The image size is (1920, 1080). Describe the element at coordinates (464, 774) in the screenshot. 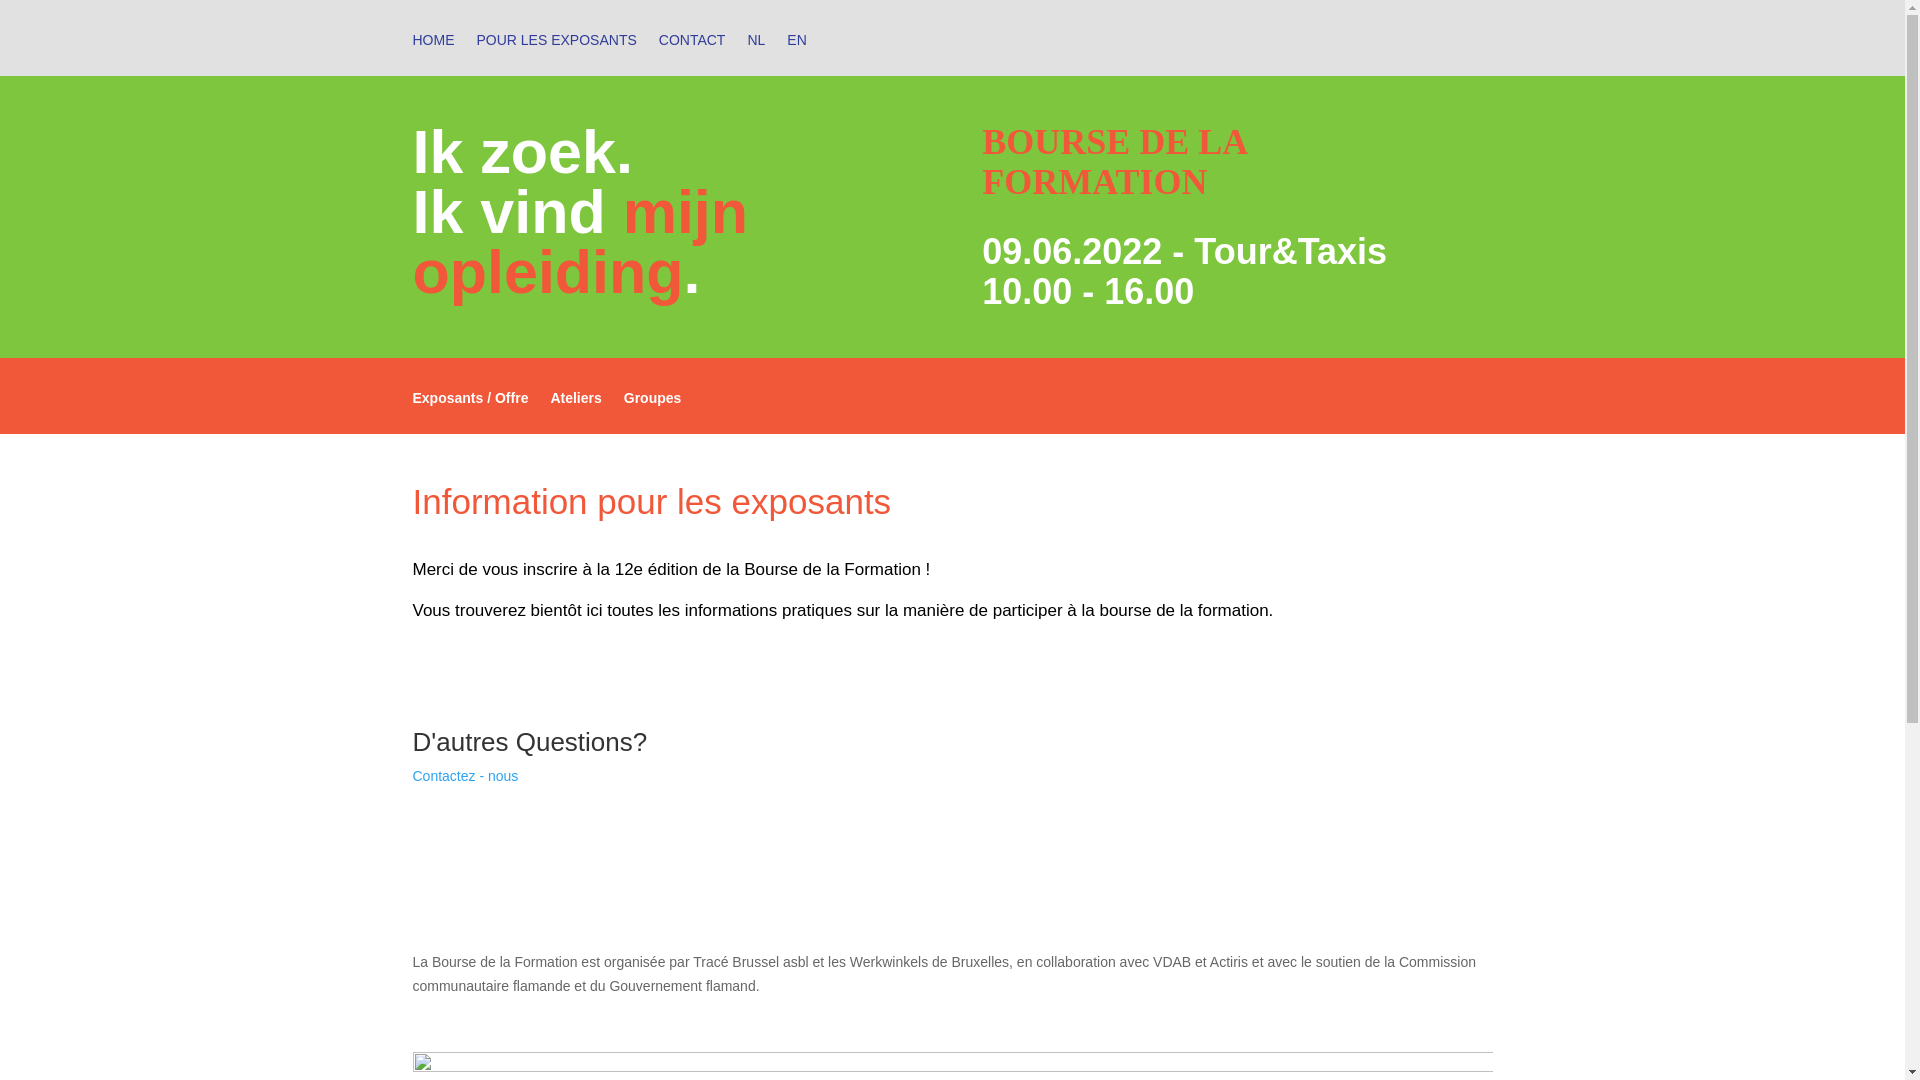

I see `'Contactez - nous'` at that location.